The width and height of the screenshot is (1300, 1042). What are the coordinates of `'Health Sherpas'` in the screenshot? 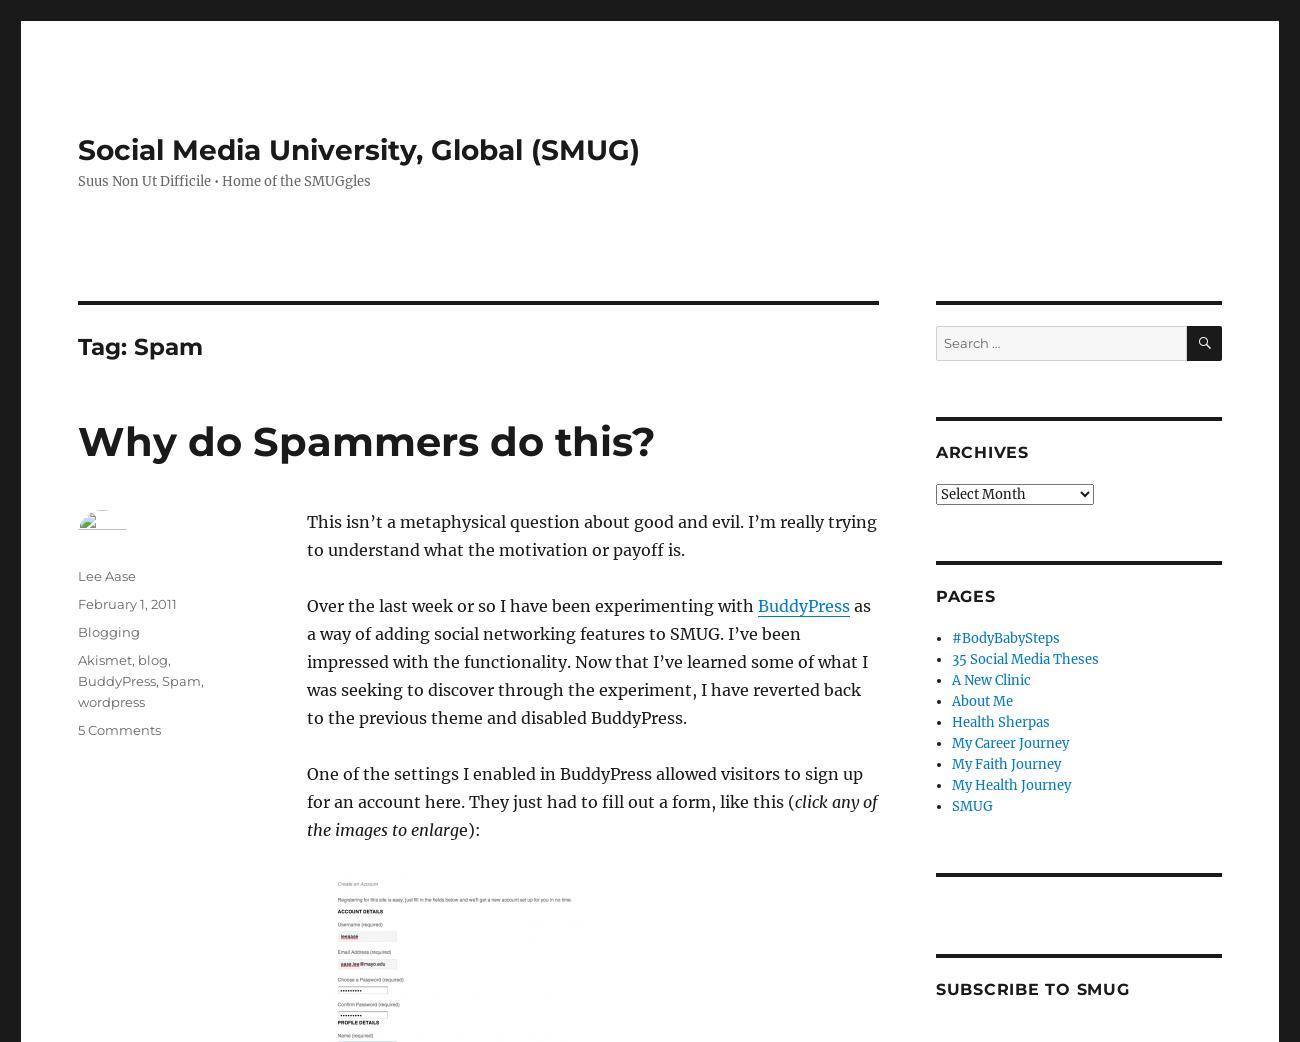 It's located at (951, 721).